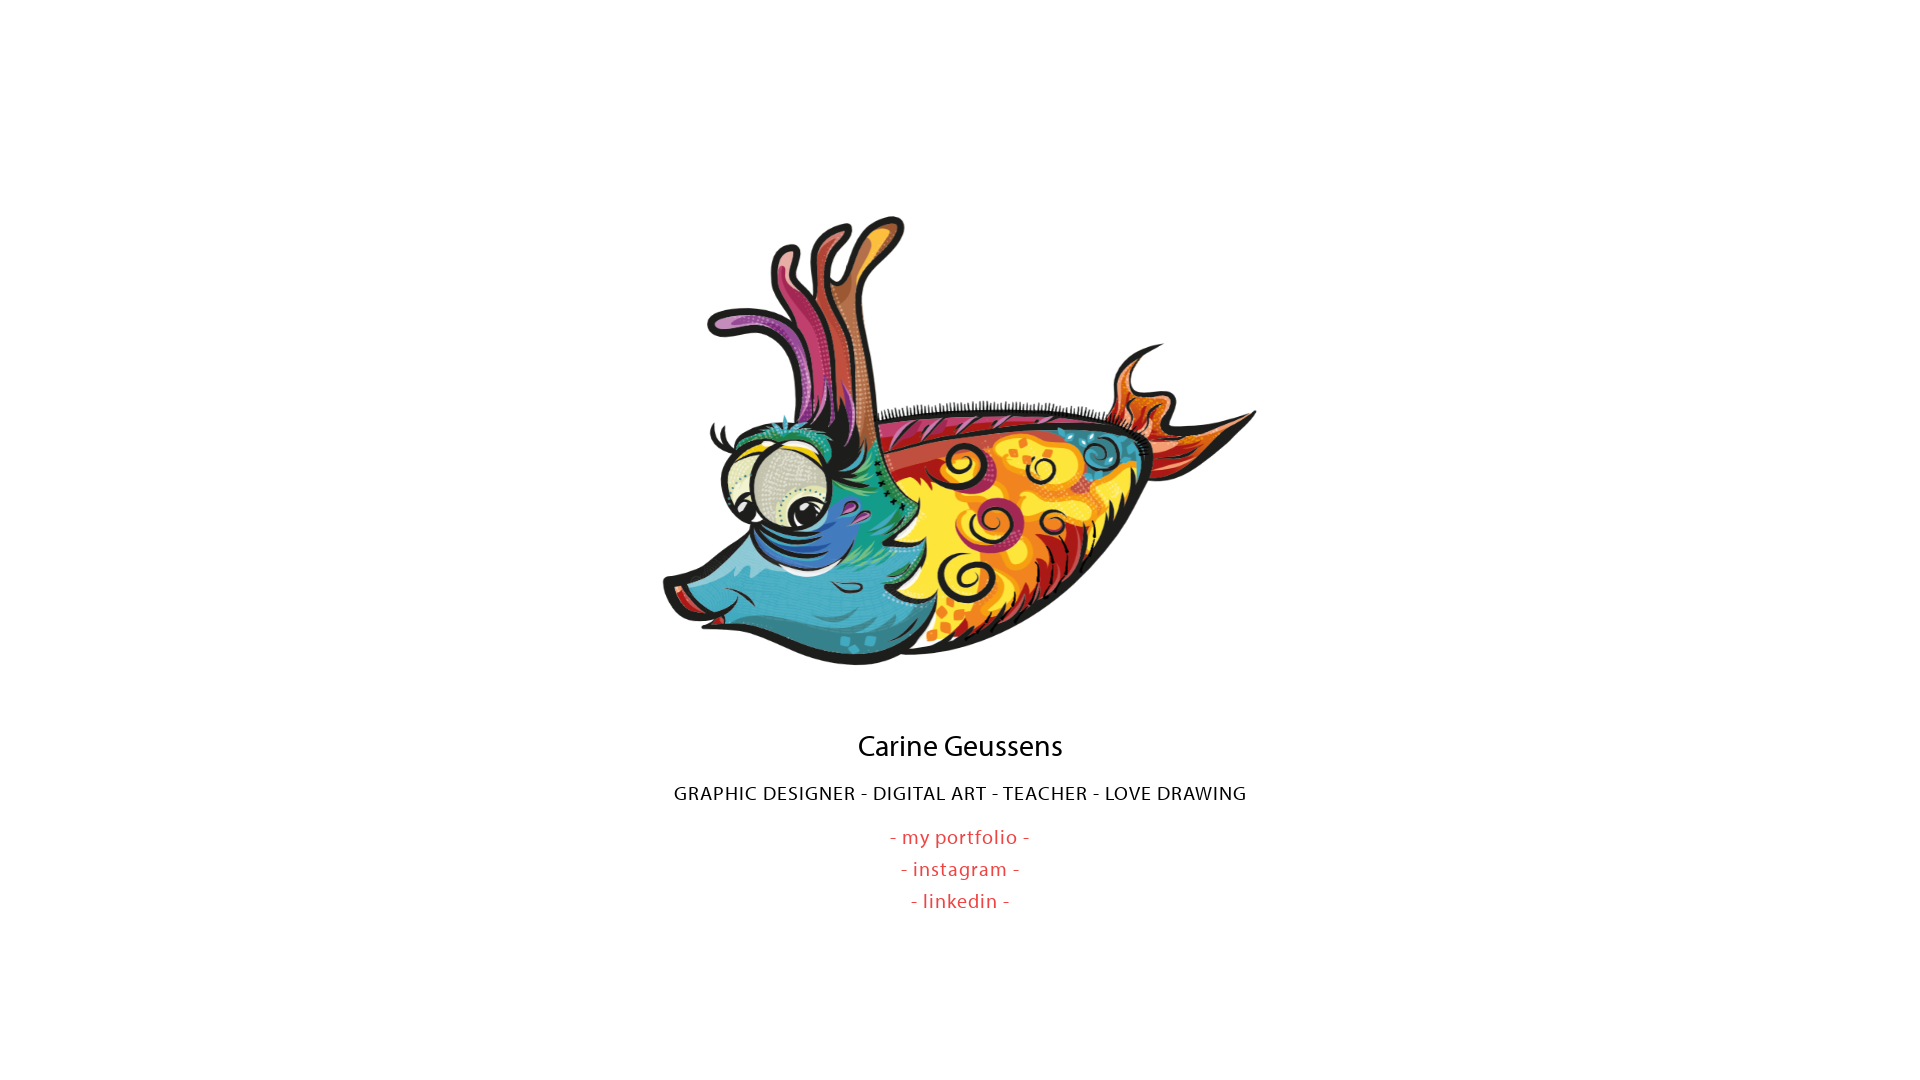  Describe the element at coordinates (888, 836) in the screenshot. I see `'- my portfolio -'` at that location.